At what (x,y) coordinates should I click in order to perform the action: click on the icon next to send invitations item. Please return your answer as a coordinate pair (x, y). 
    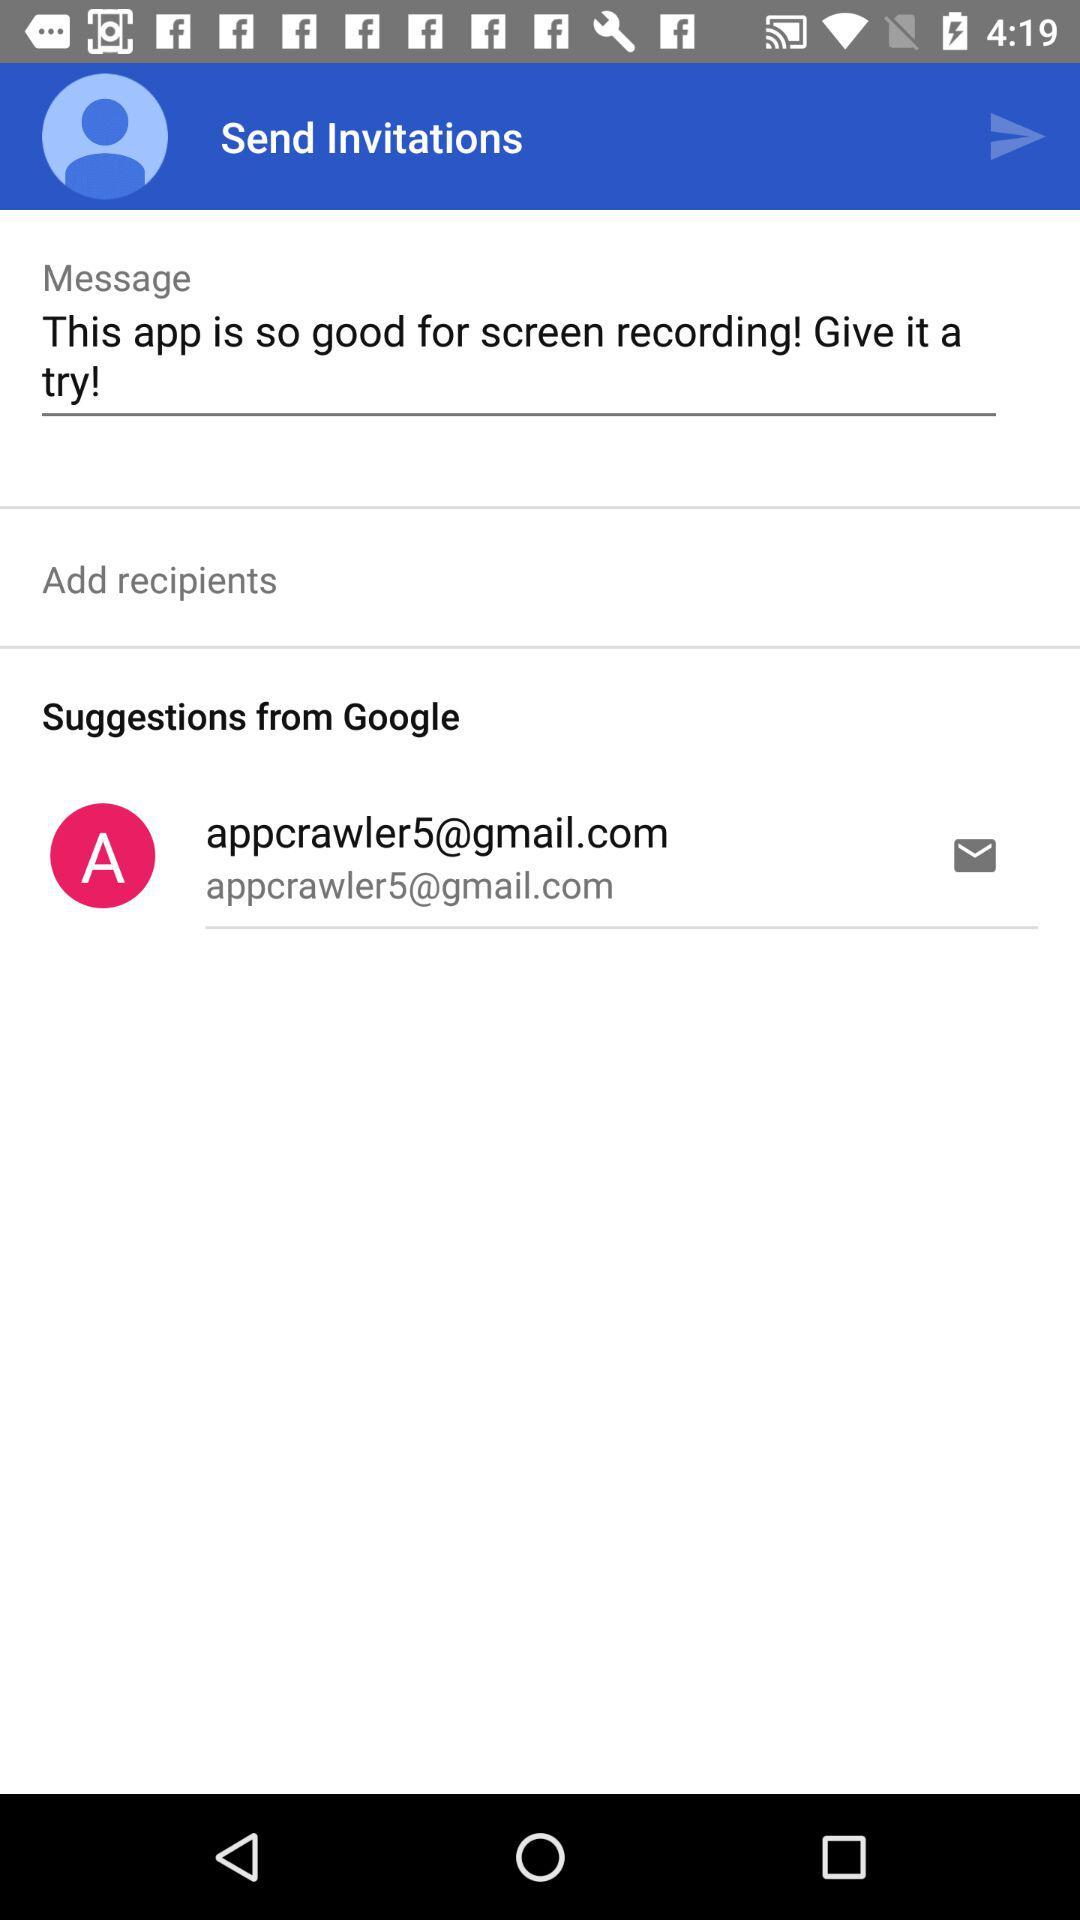
    Looking at the image, I should click on (104, 135).